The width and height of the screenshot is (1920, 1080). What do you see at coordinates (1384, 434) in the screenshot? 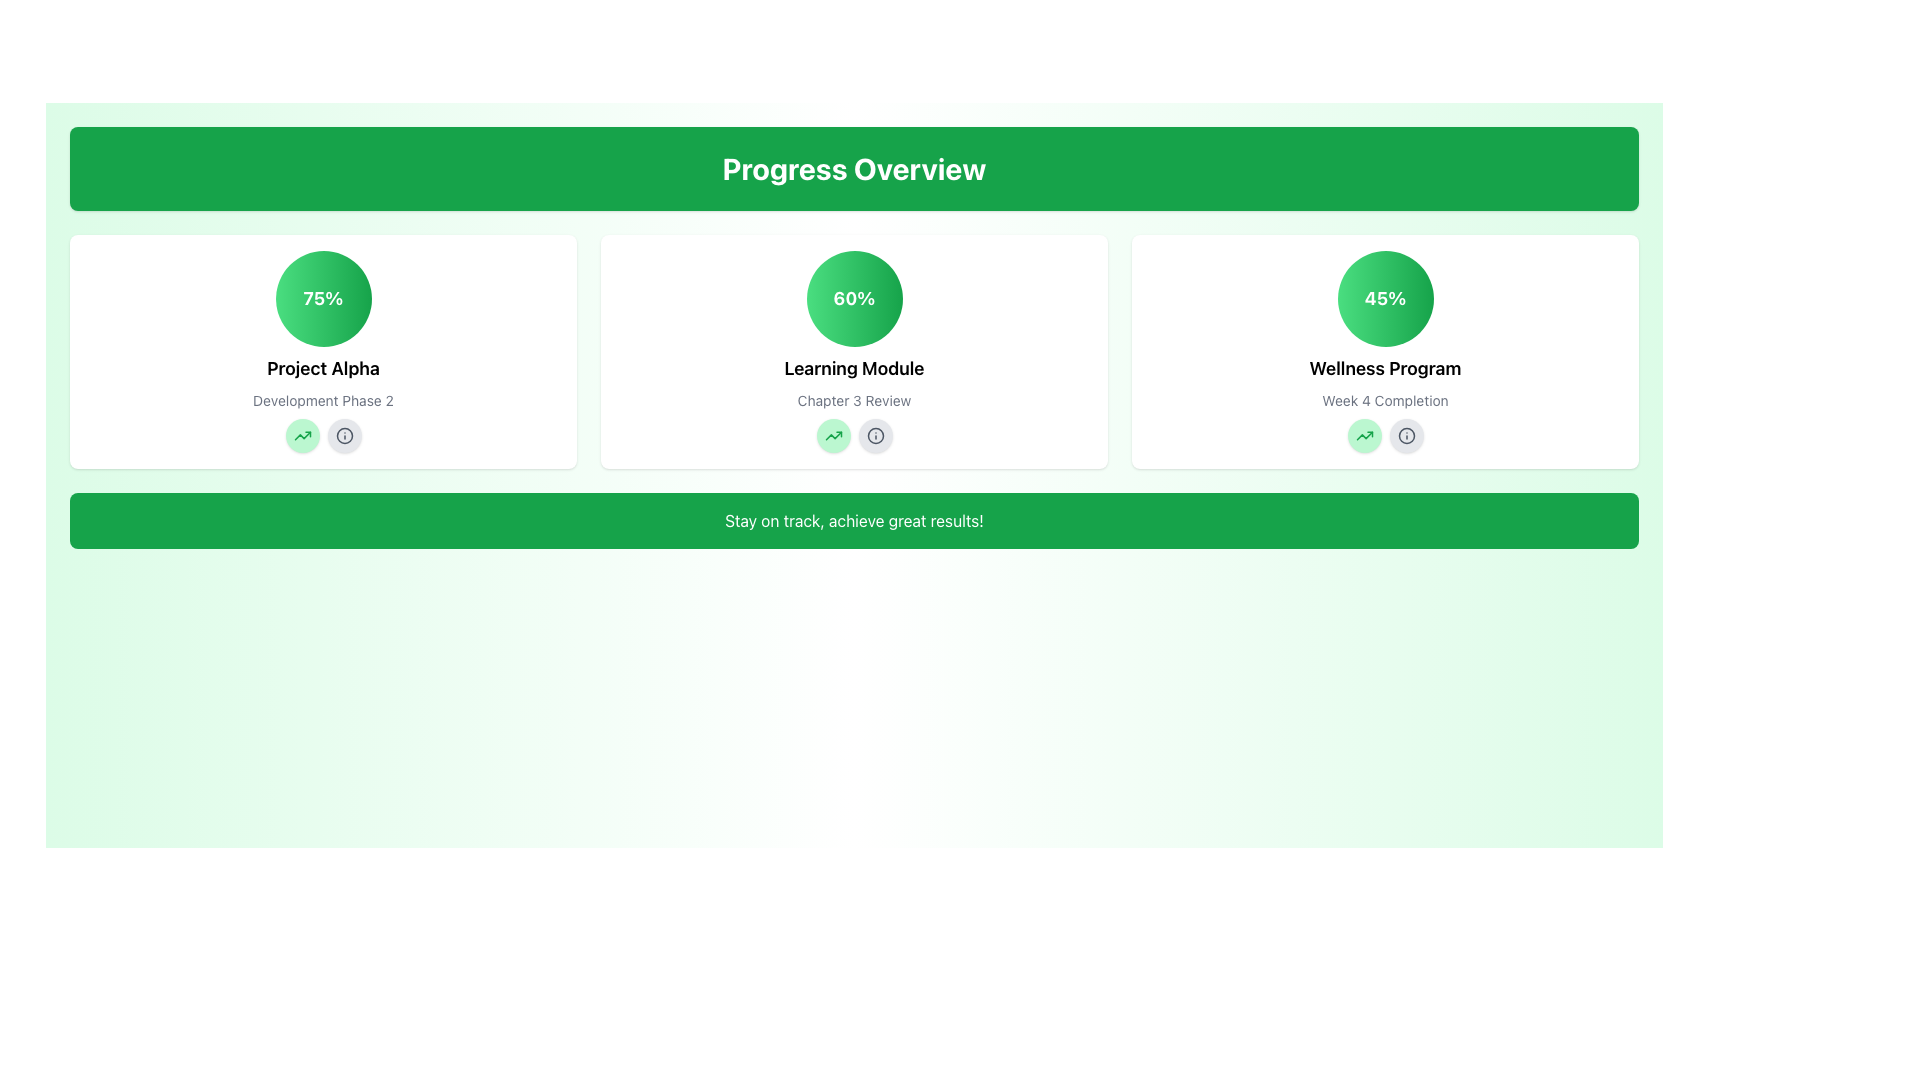
I see `the graphical set of icons nested within circular buttons located below the 'Wellness Program Week 4 Completion' section` at bounding box center [1384, 434].